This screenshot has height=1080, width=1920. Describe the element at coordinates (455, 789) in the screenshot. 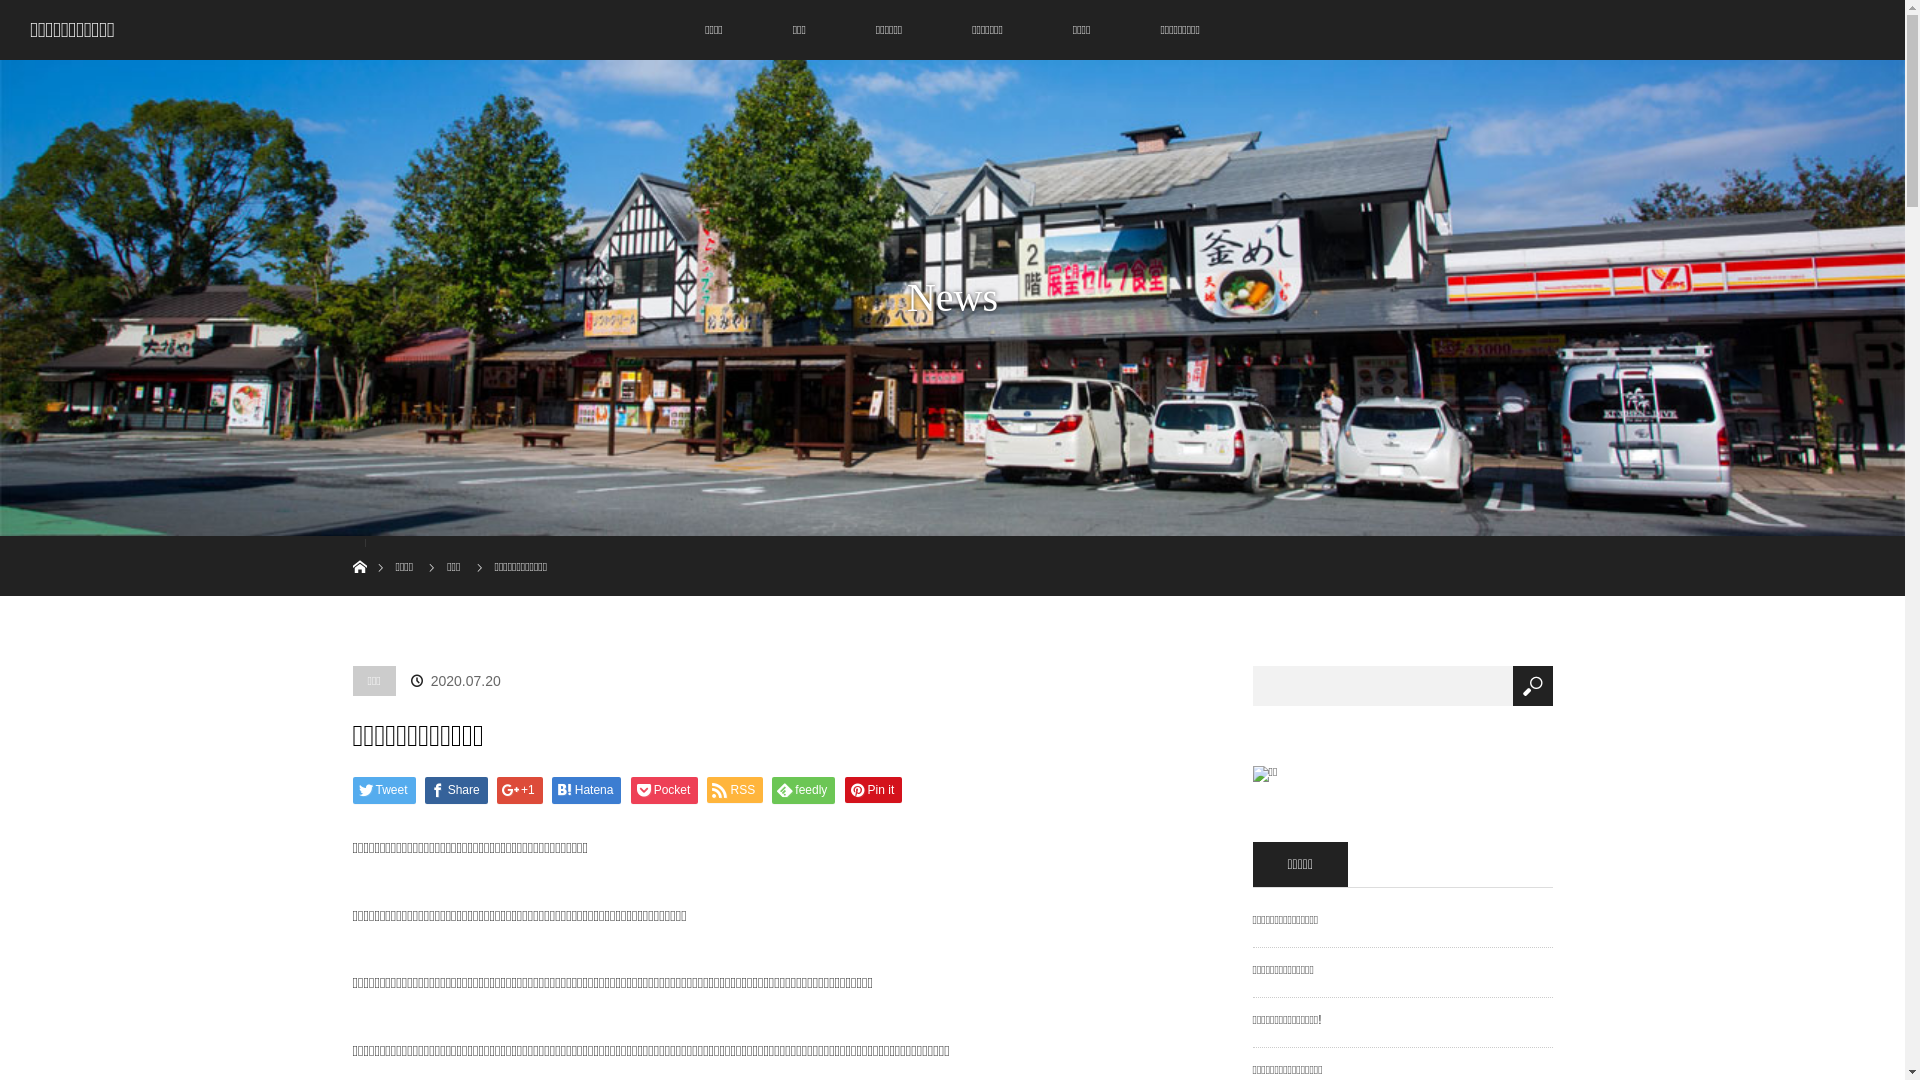

I see `'Share'` at that location.